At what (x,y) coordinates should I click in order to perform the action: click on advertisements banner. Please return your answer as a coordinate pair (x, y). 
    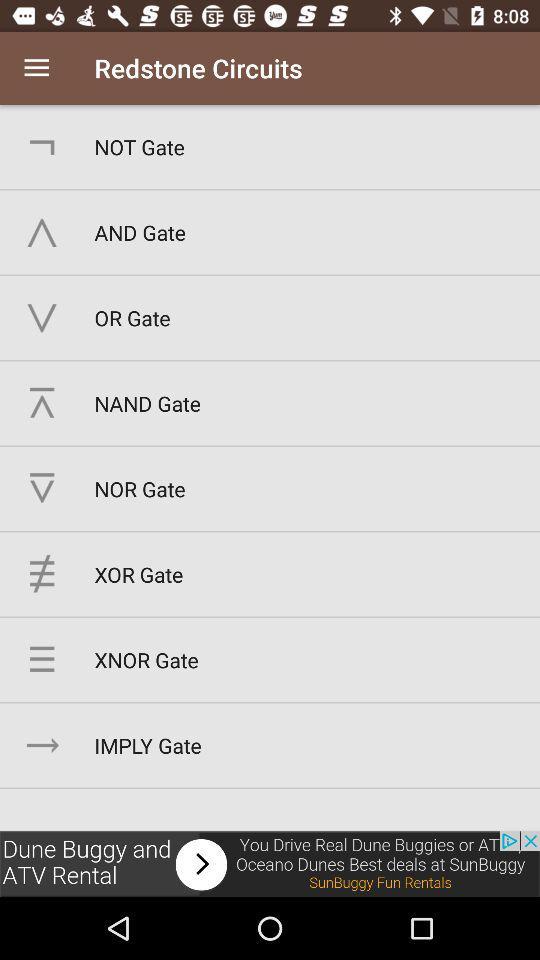
    Looking at the image, I should click on (270, 863).